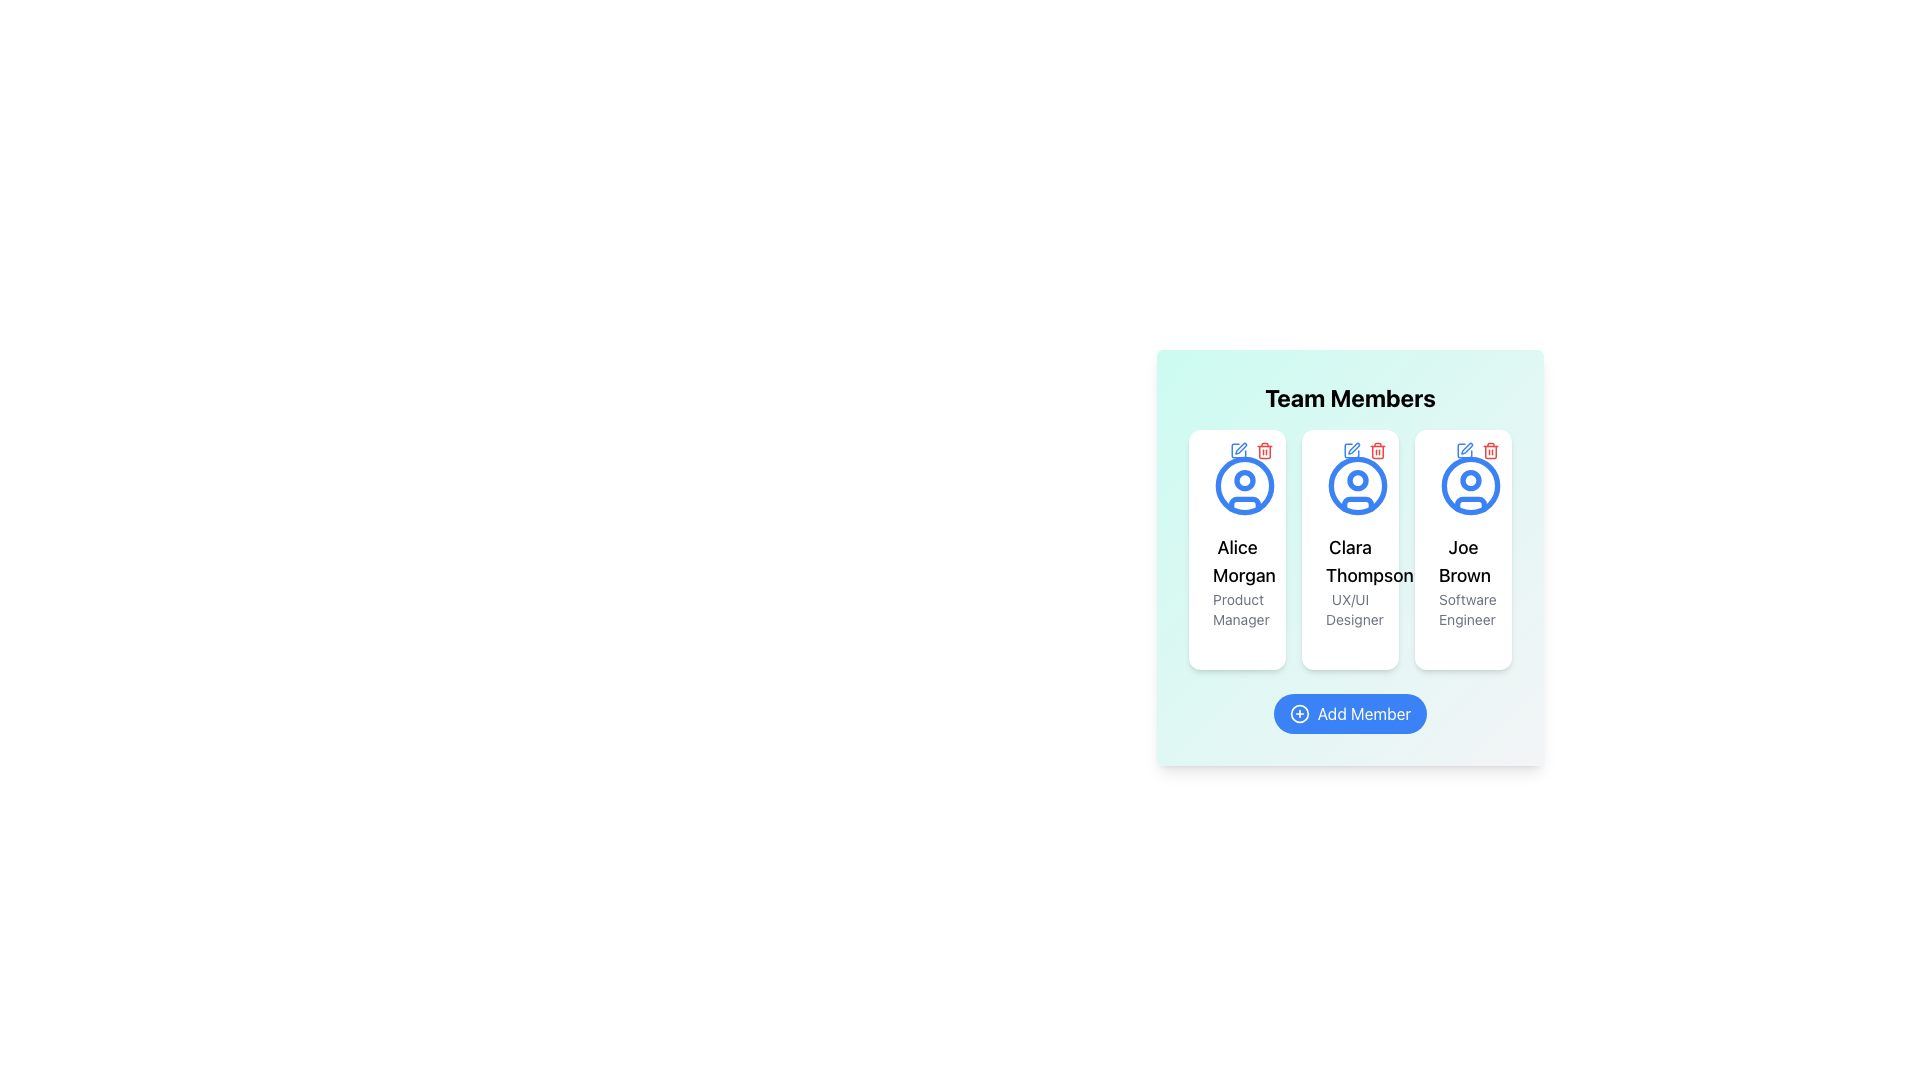 The height and width of the screenshot is (1080, 1920). What do you see at coordinates (1478, 451) in the screenshot?
I see `the icon group containing a blue edit icon and a red delete icon located in the top-right corner of Joe Brown's profile card` at bounding box center [1478, 451].